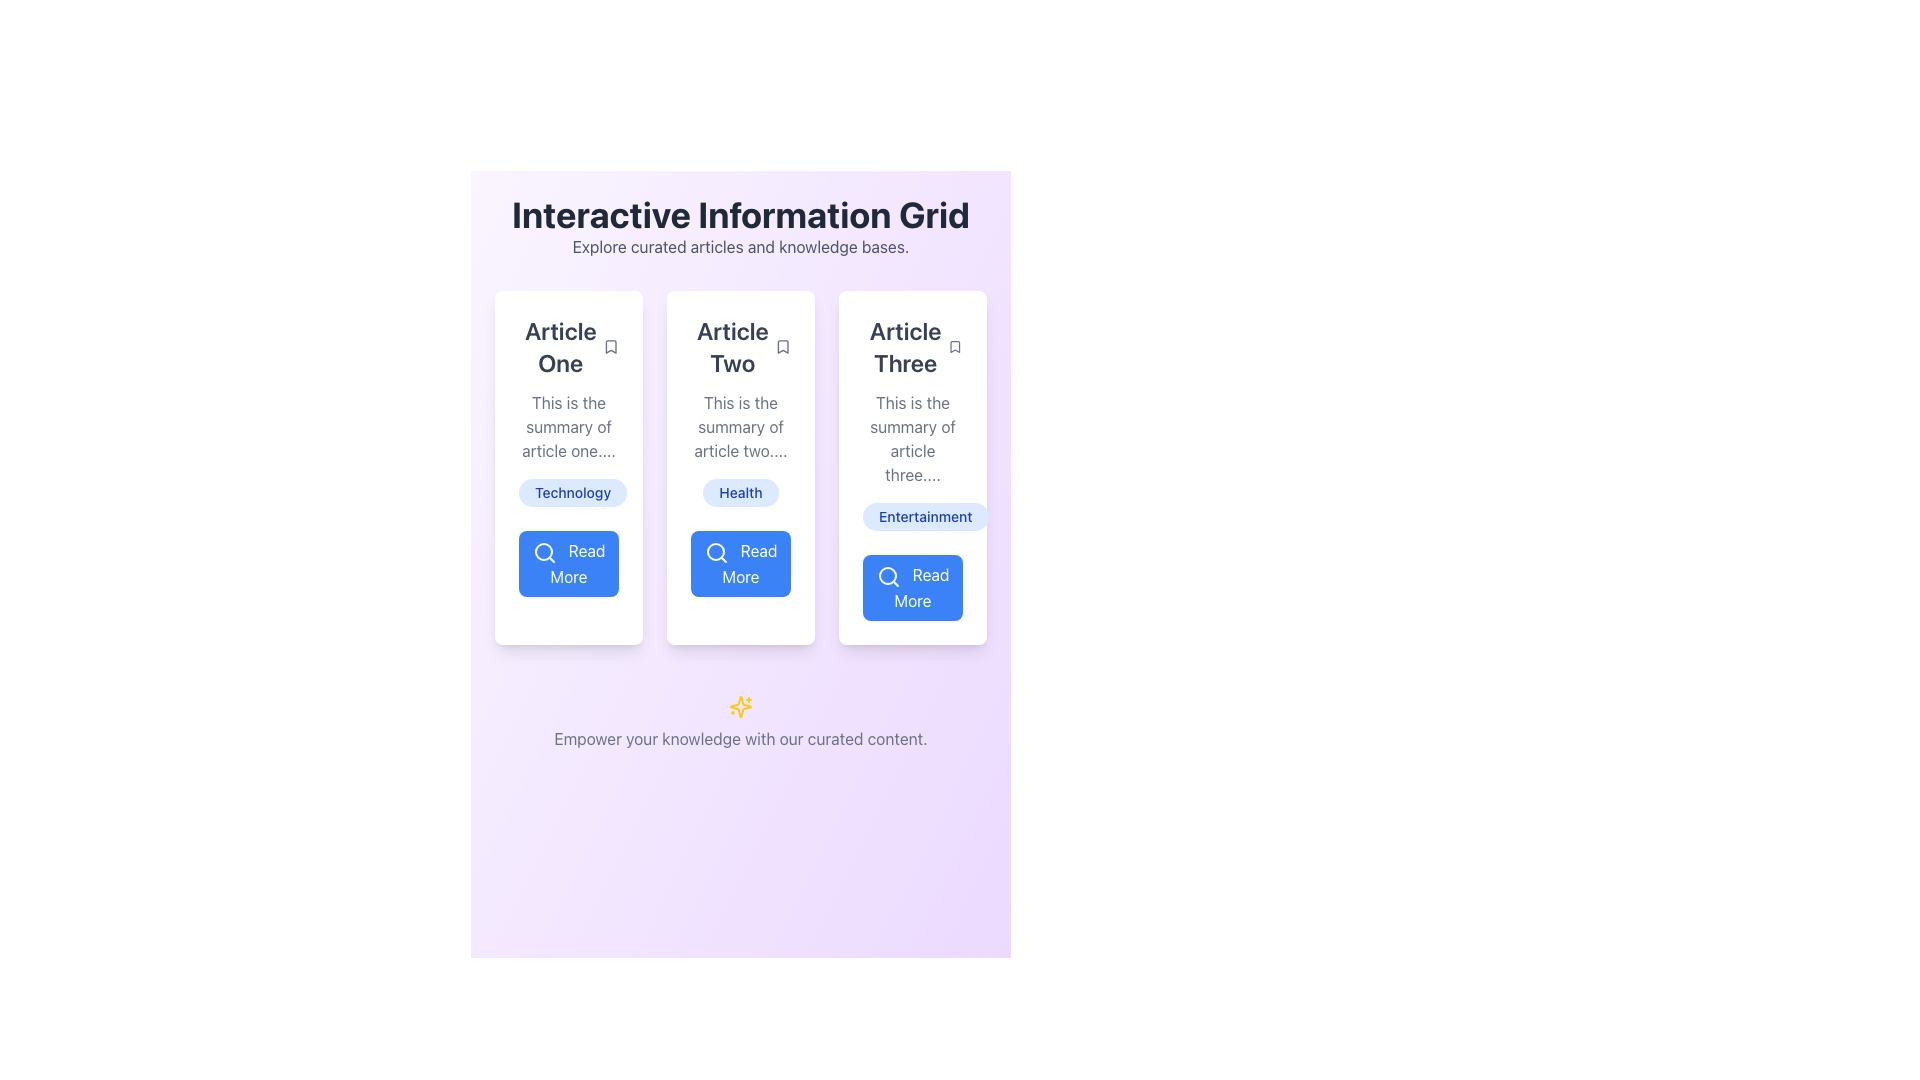 This screenshot has height=1080, width=1920. Describe the element at coordinates (887, 576) in the screenshot. I see `the 'Read More' button which contains the magnifying glass icon located below the 'Article Three' section` at that location.